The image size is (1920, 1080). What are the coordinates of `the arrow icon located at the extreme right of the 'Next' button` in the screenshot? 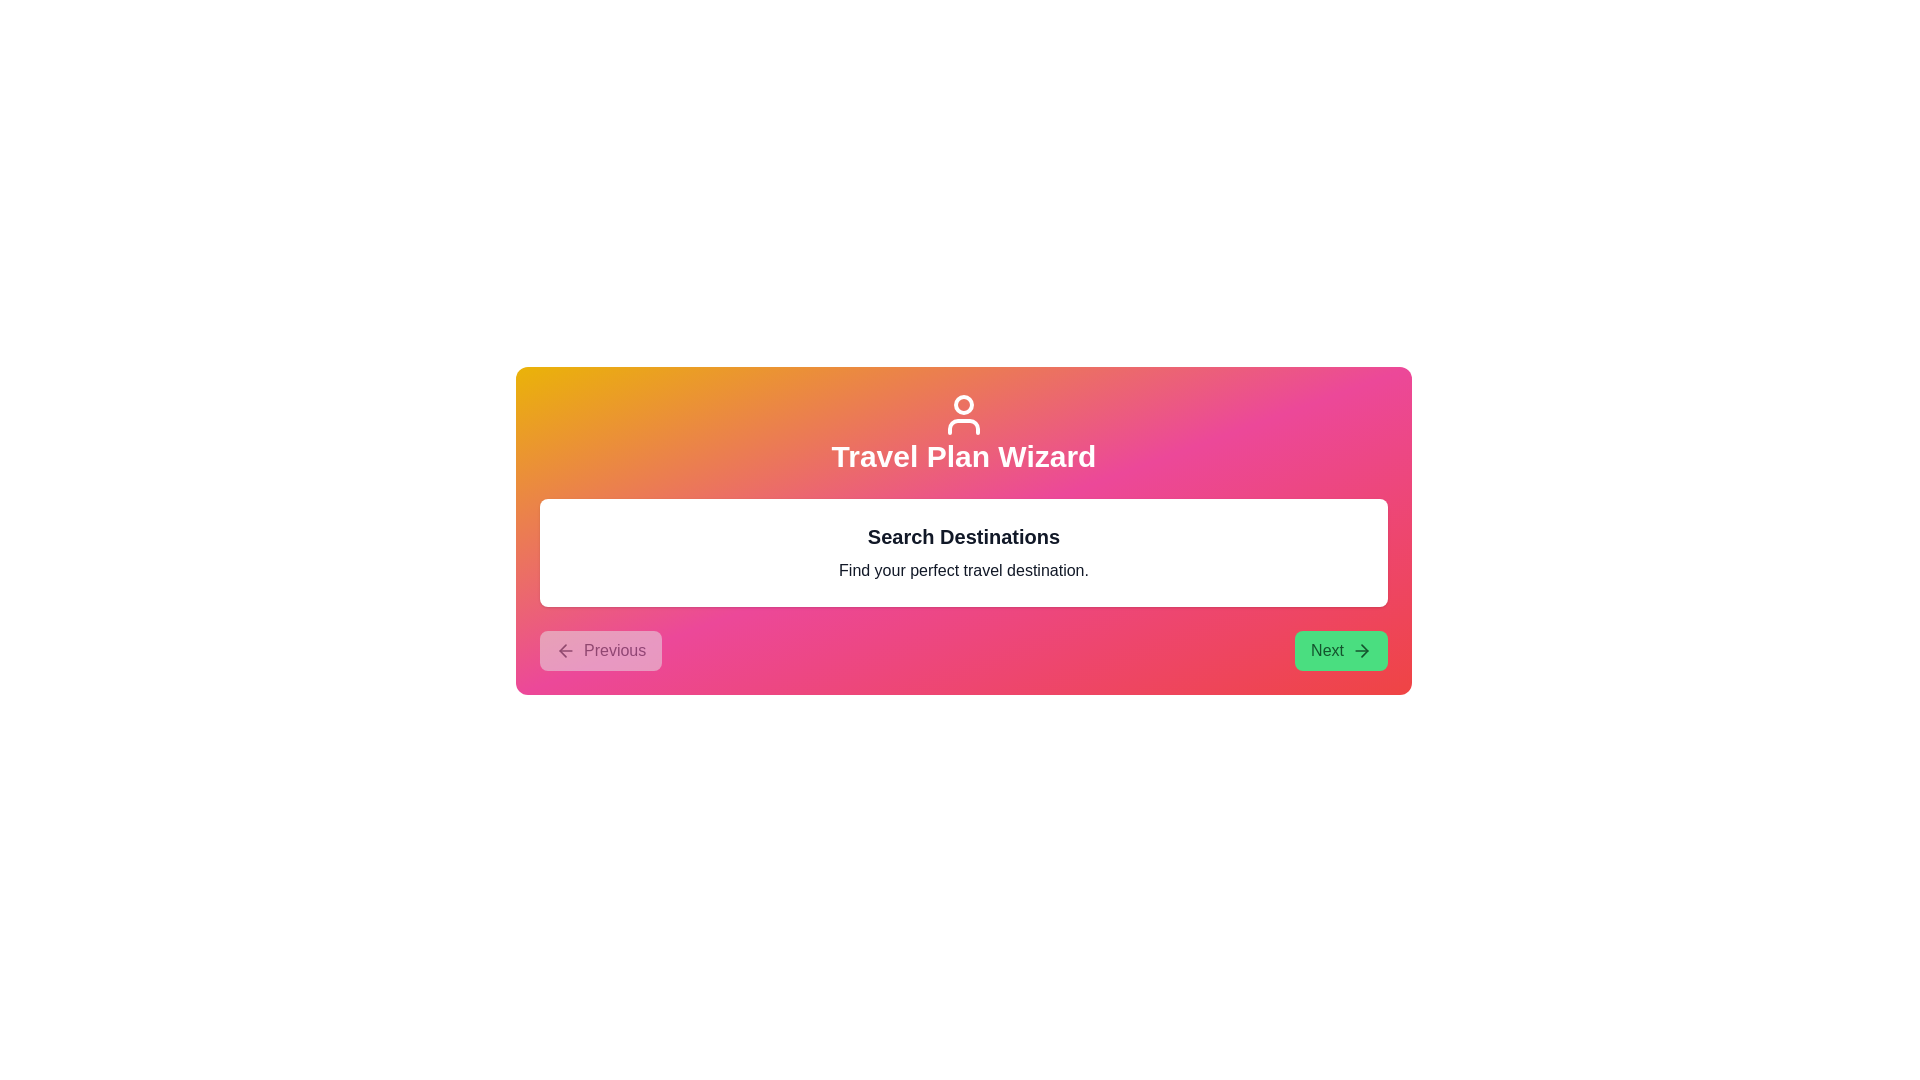 It's located at (1361, 651).